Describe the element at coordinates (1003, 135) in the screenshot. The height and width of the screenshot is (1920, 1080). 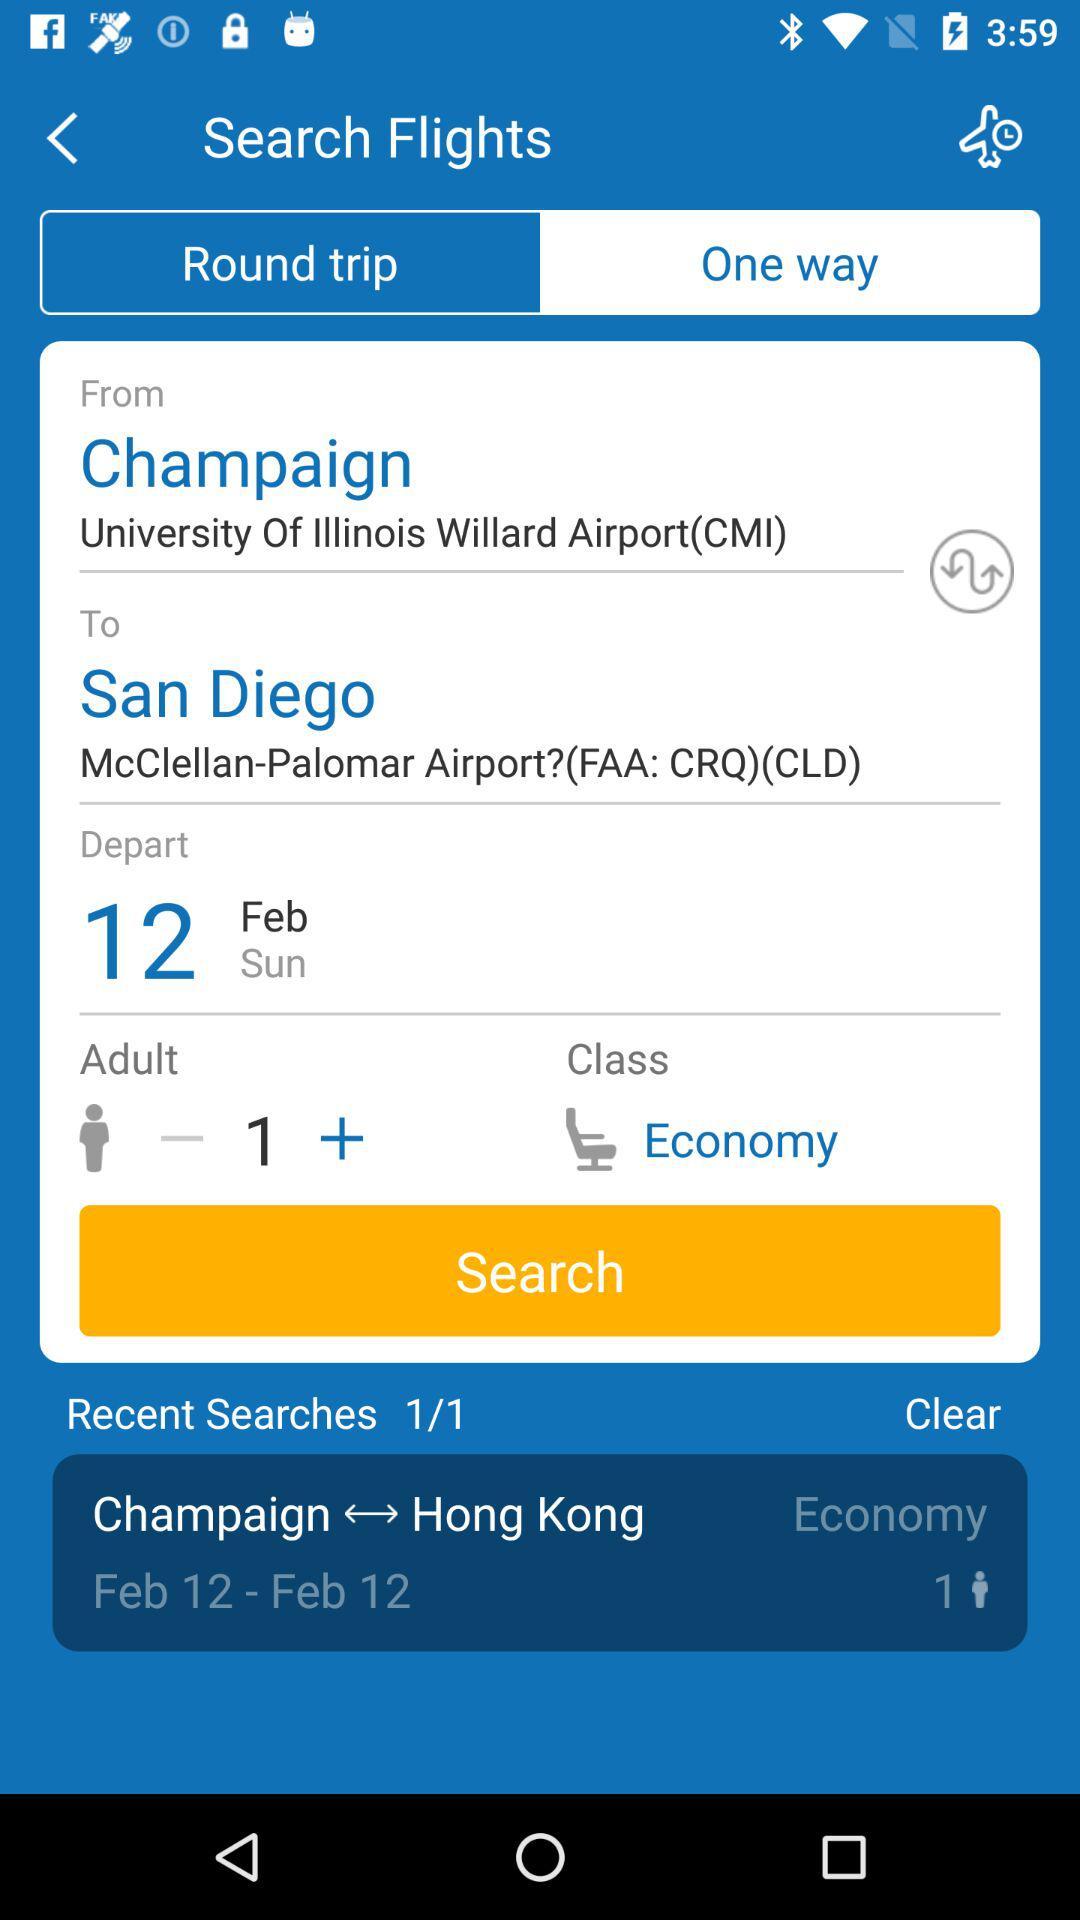
I see `search option` at that location.